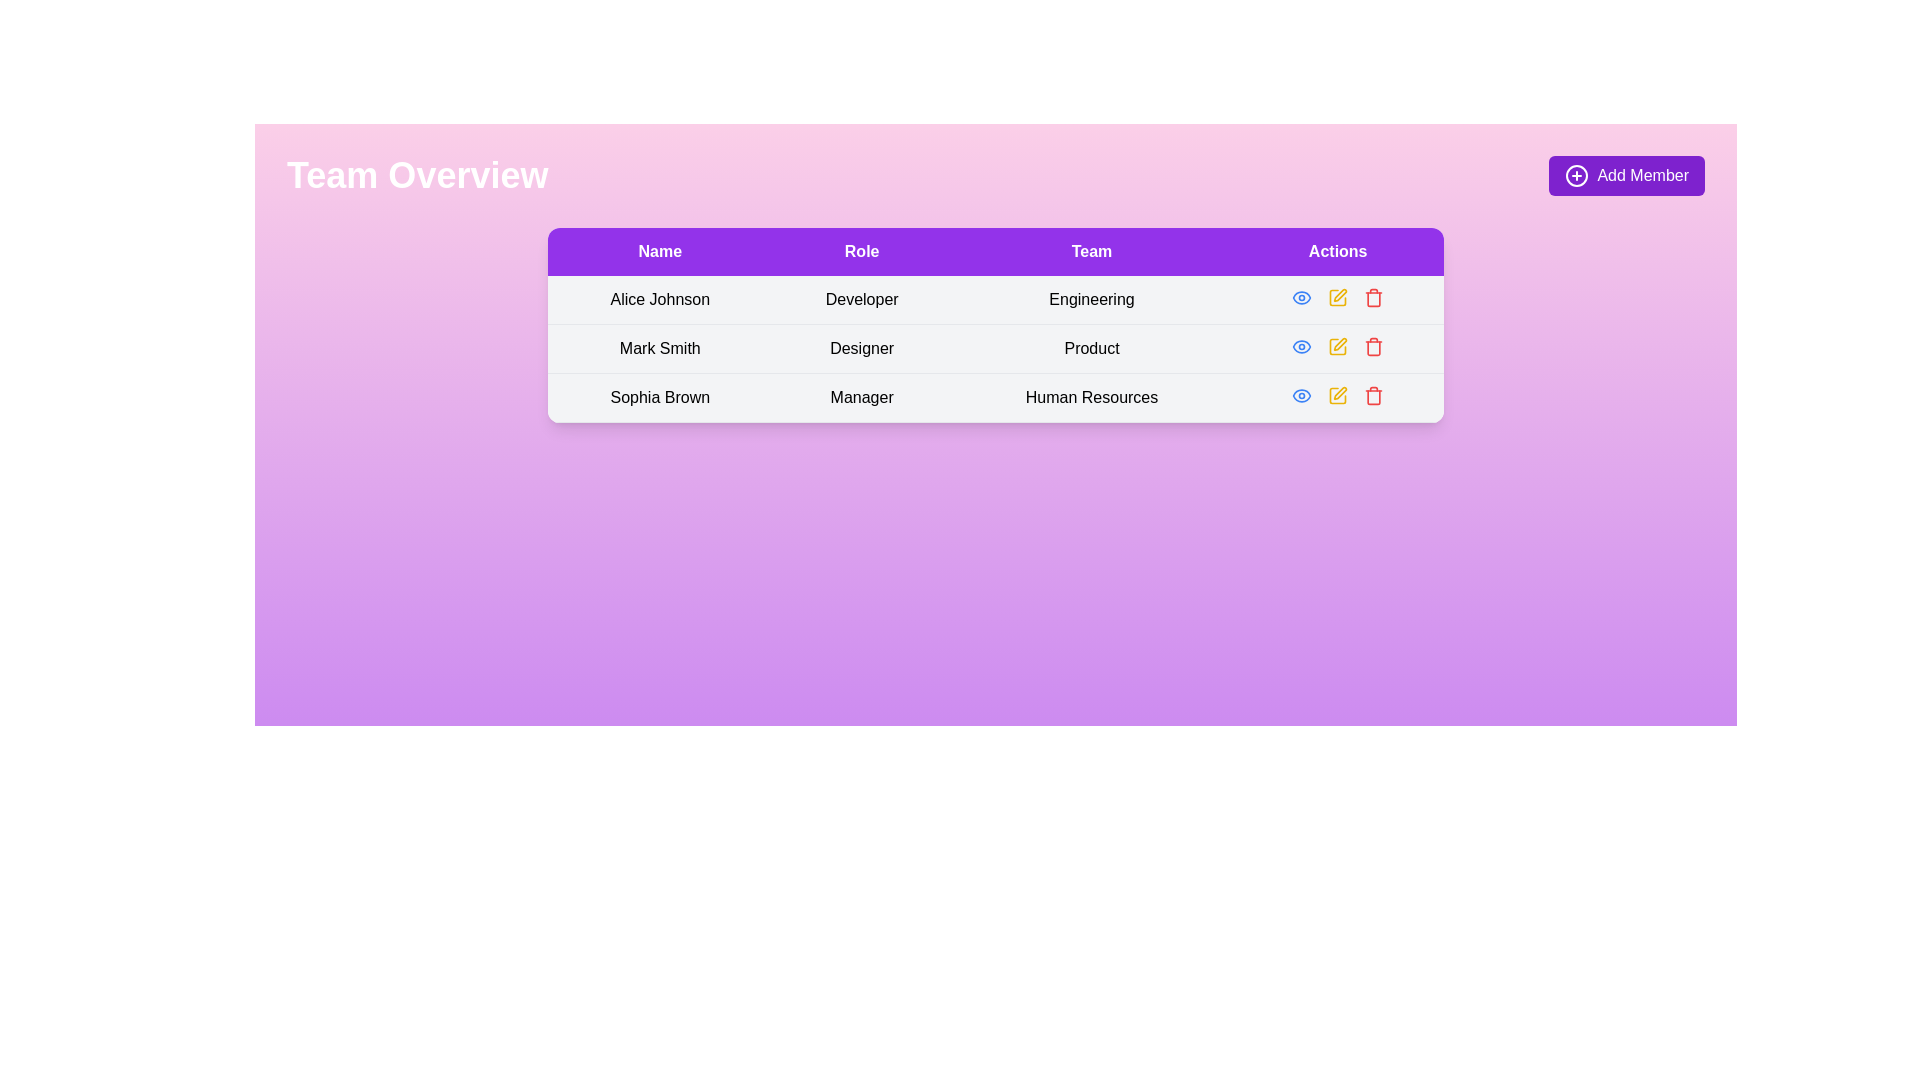 The width and height of the screenshot is (1920, 1080). Describe the element at coordinates (1373, 396) in the screenshot. I see `the trash icon located in the 'Actions' column of the table` at that location.